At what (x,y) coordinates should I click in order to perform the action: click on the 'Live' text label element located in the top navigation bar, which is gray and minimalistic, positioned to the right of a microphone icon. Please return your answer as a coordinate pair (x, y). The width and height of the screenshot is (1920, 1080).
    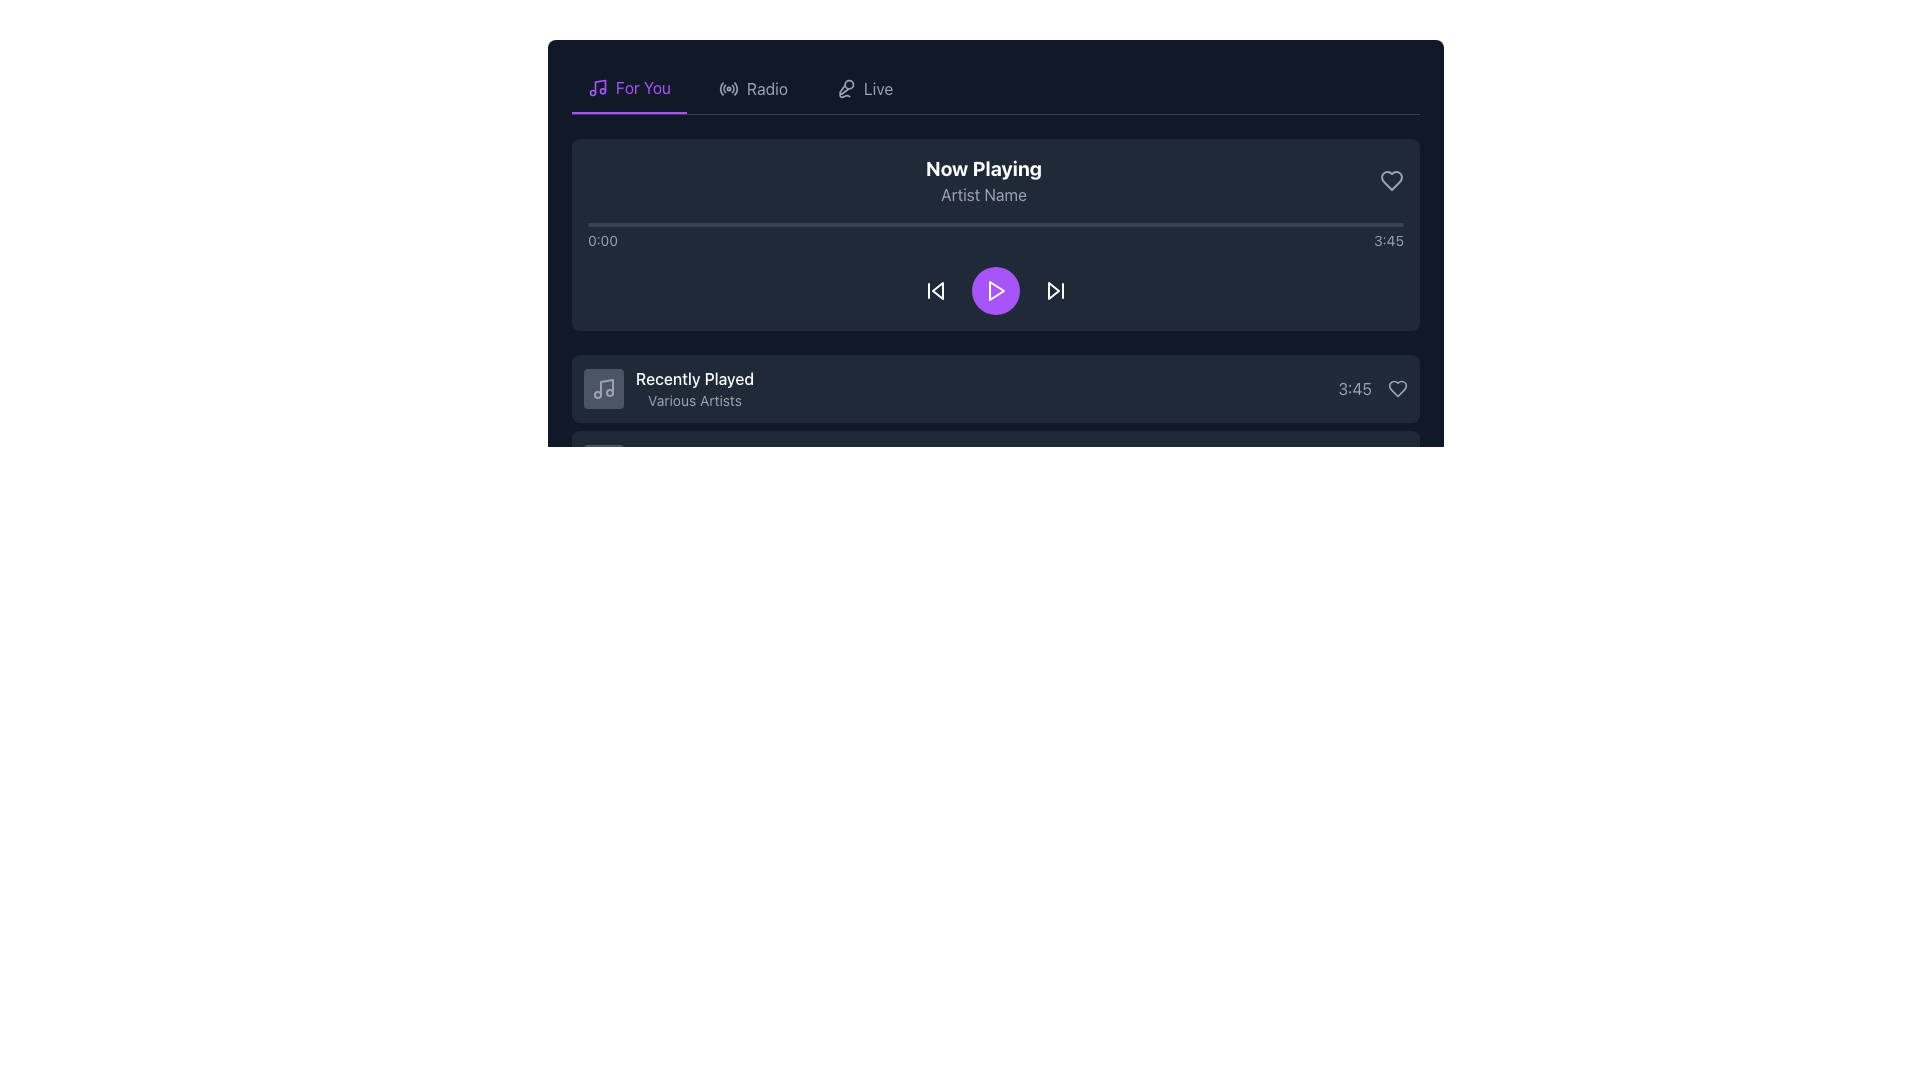
    Looking at the image, I should click on (878, 87).